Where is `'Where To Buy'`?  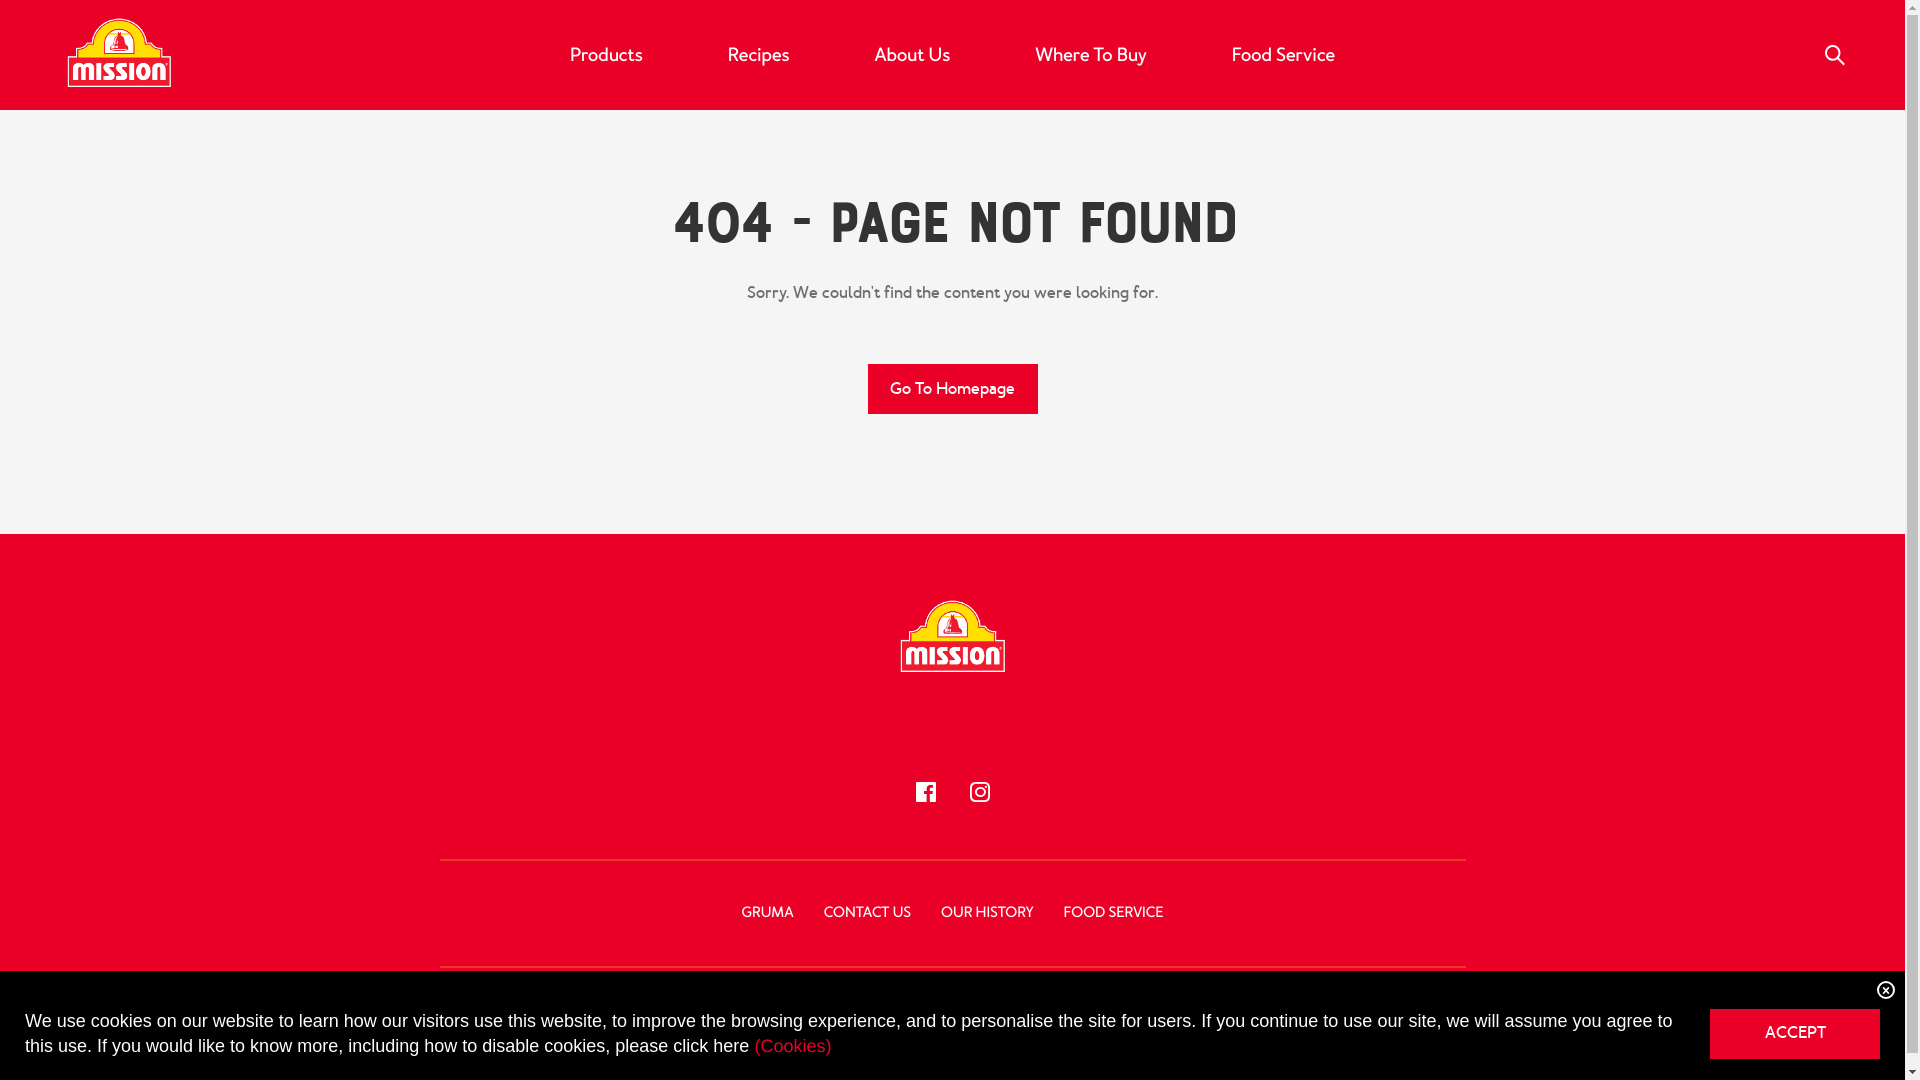
'Where To Buy' is located at coordinates (1089, 53).